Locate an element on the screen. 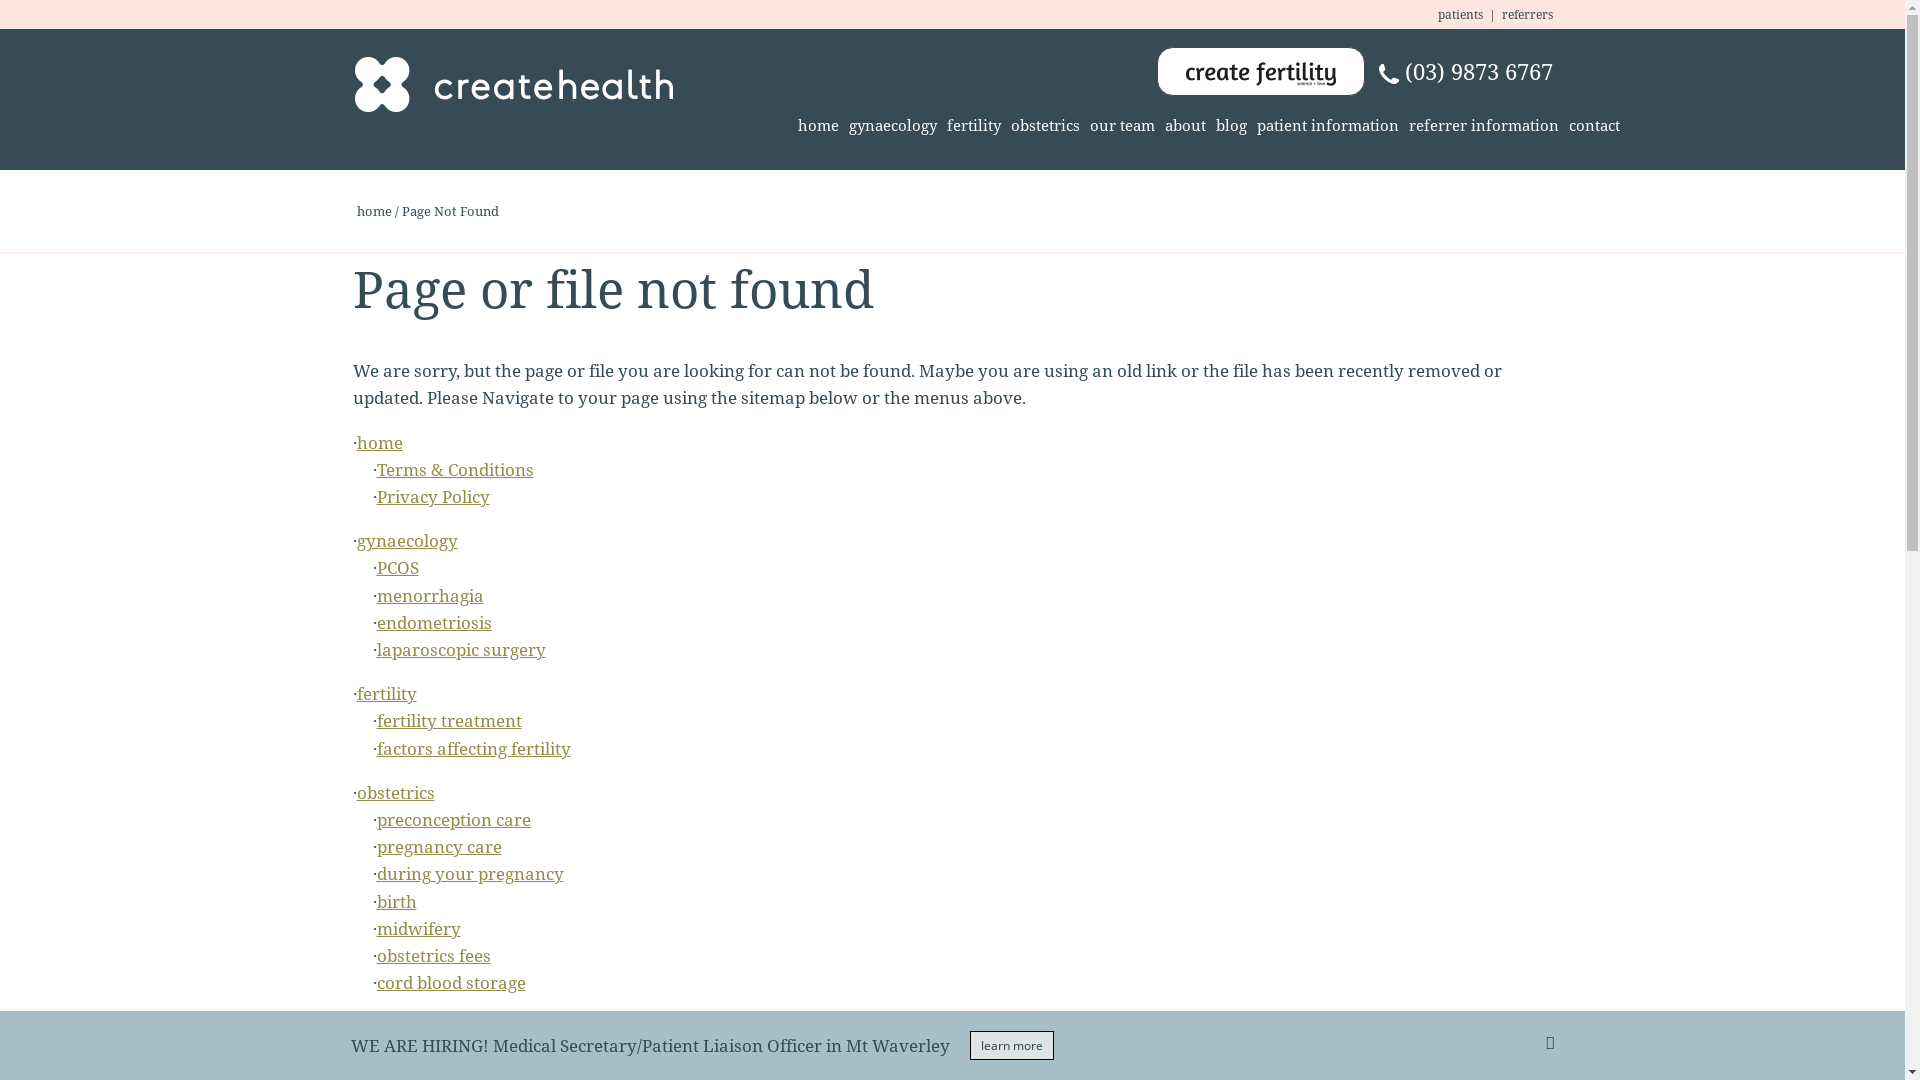 The image size is (1920, 1080). 'contact' is located at coordinates (1593, 126).